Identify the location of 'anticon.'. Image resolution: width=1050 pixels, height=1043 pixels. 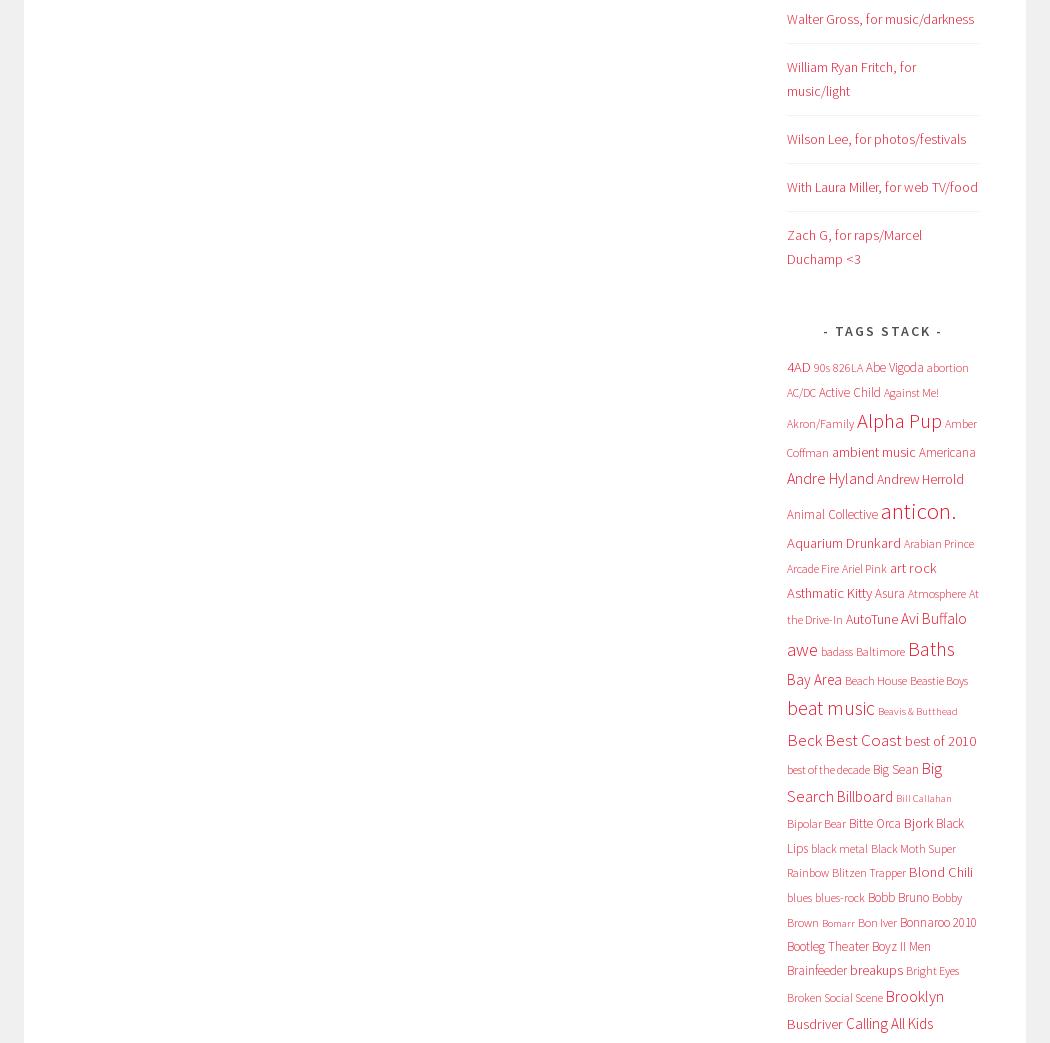
(917, 509).